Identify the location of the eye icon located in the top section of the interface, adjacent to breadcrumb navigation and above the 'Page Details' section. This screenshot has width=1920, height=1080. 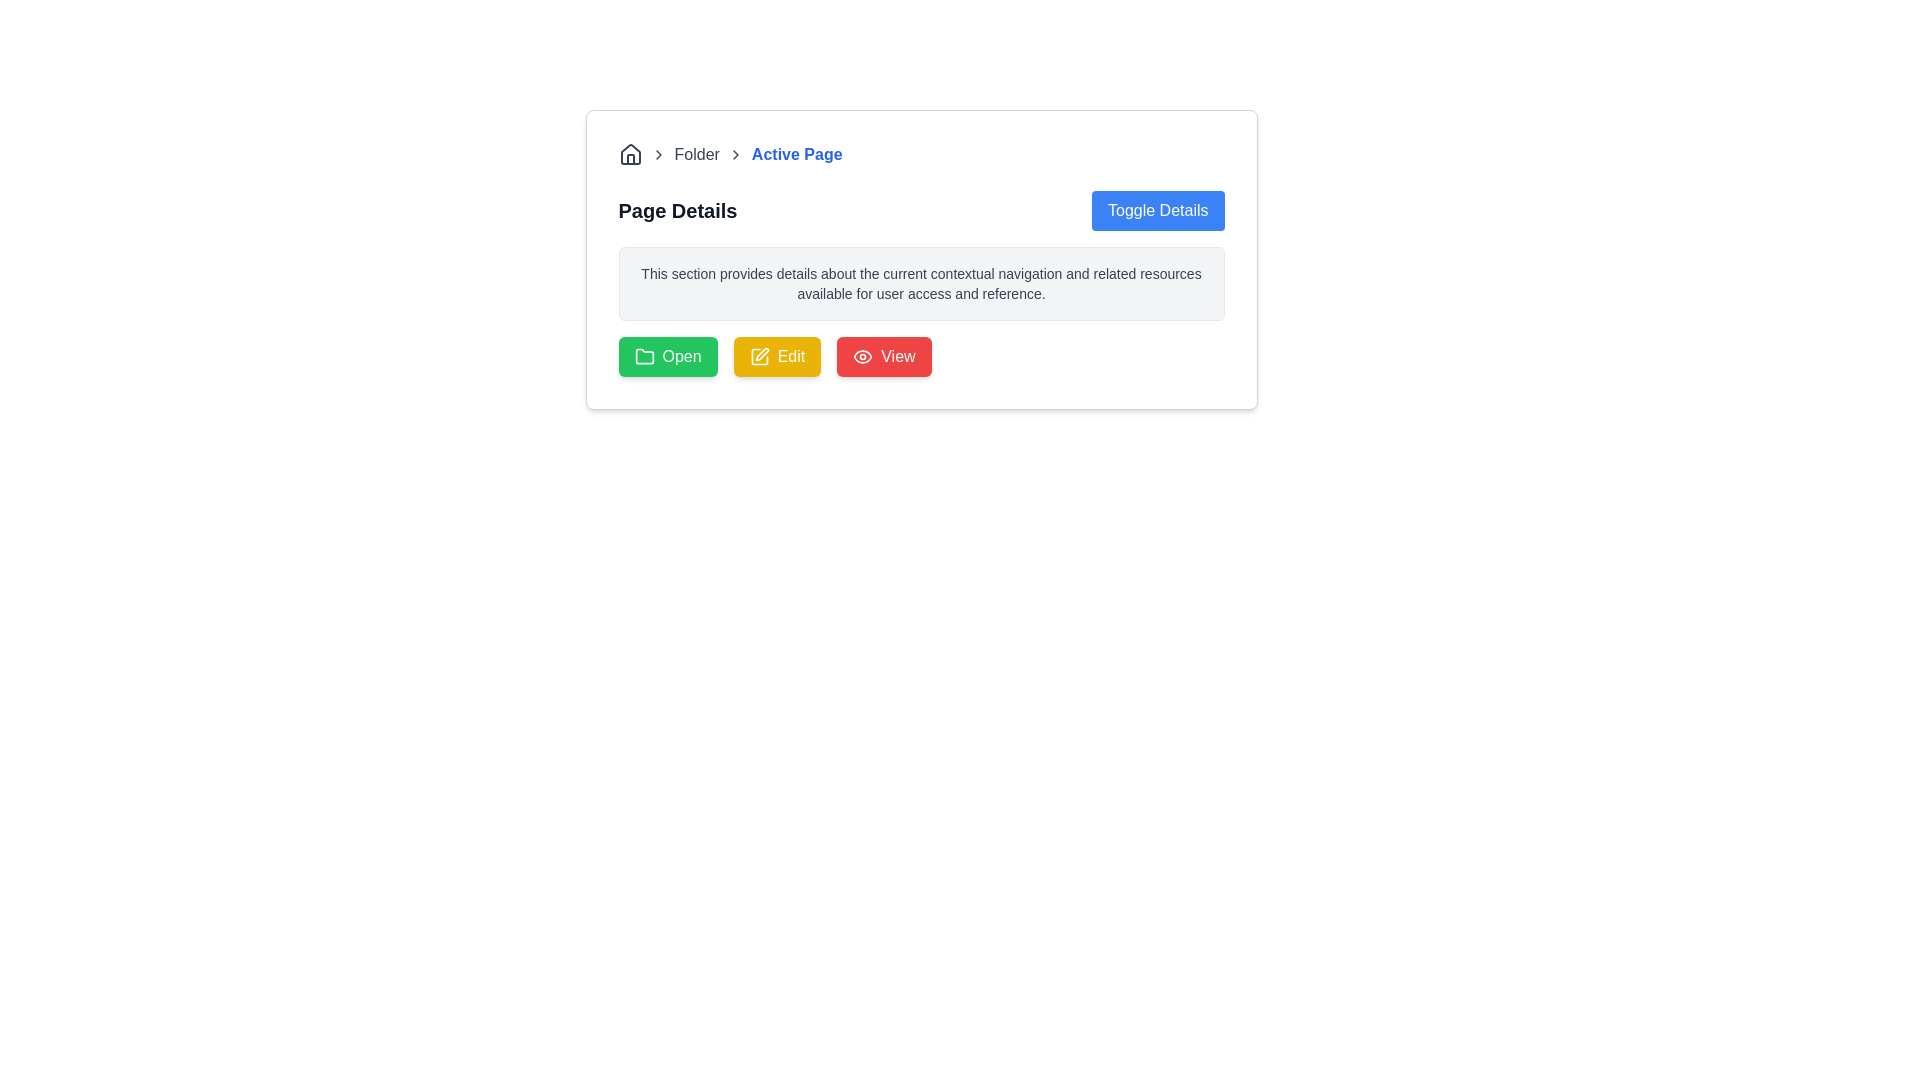
(863, 356).